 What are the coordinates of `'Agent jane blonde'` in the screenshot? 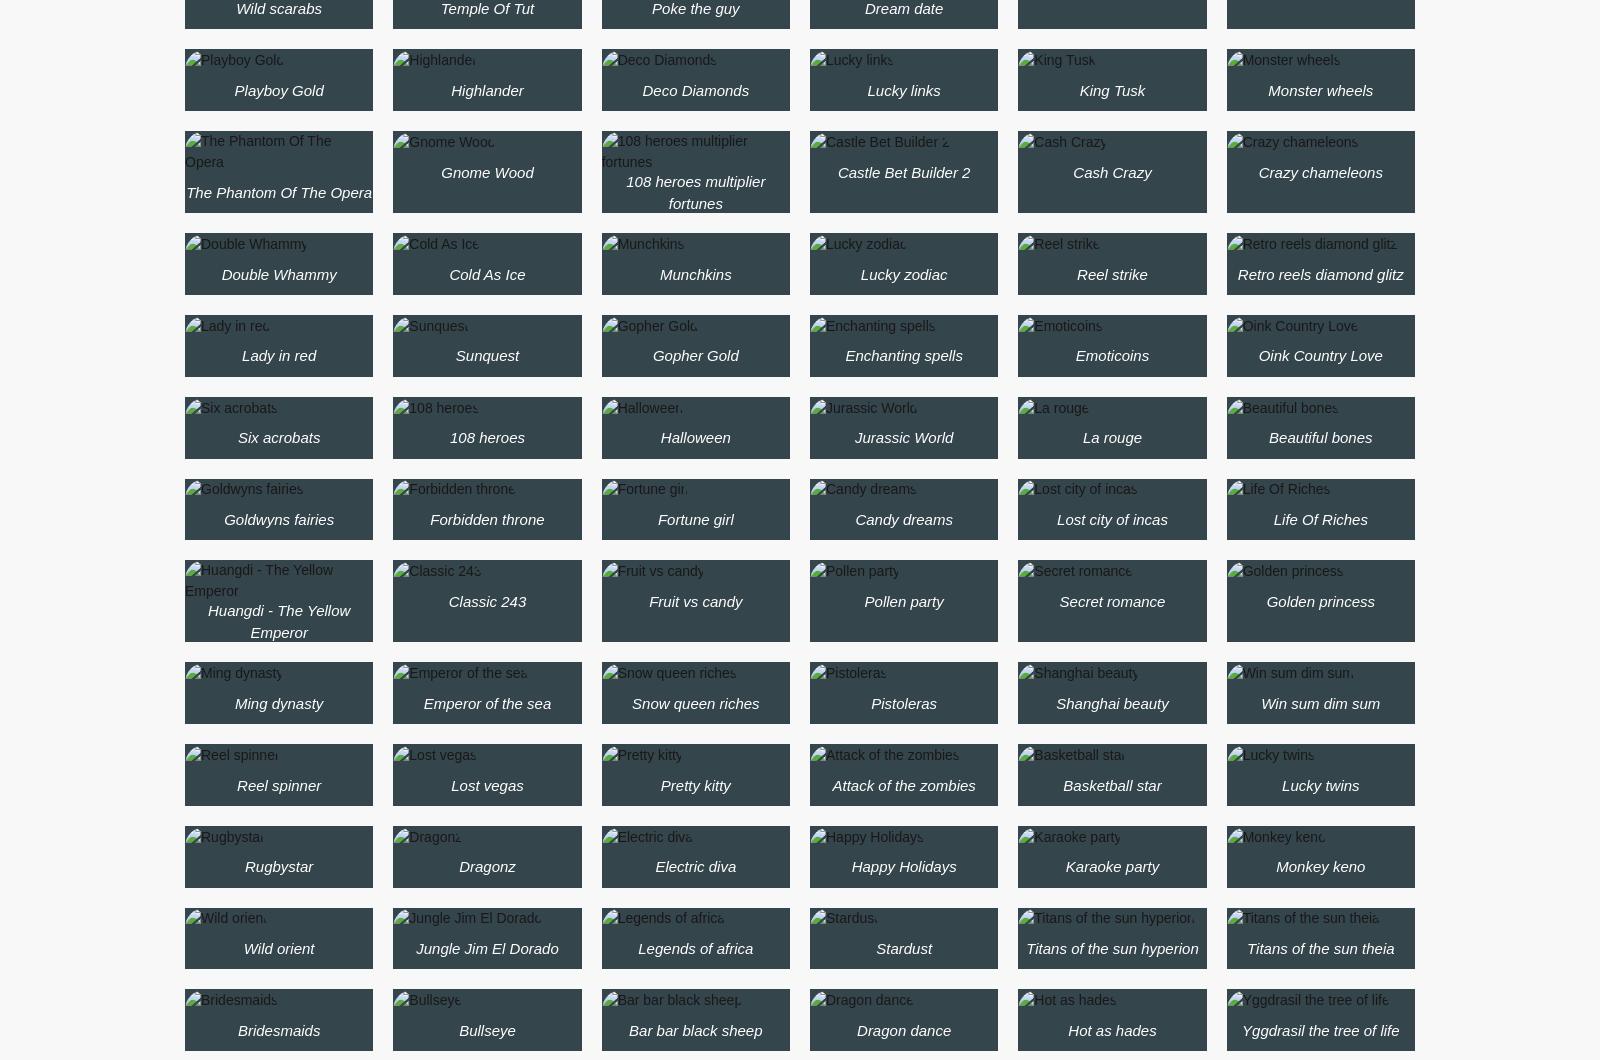 It's located at (426, 9).